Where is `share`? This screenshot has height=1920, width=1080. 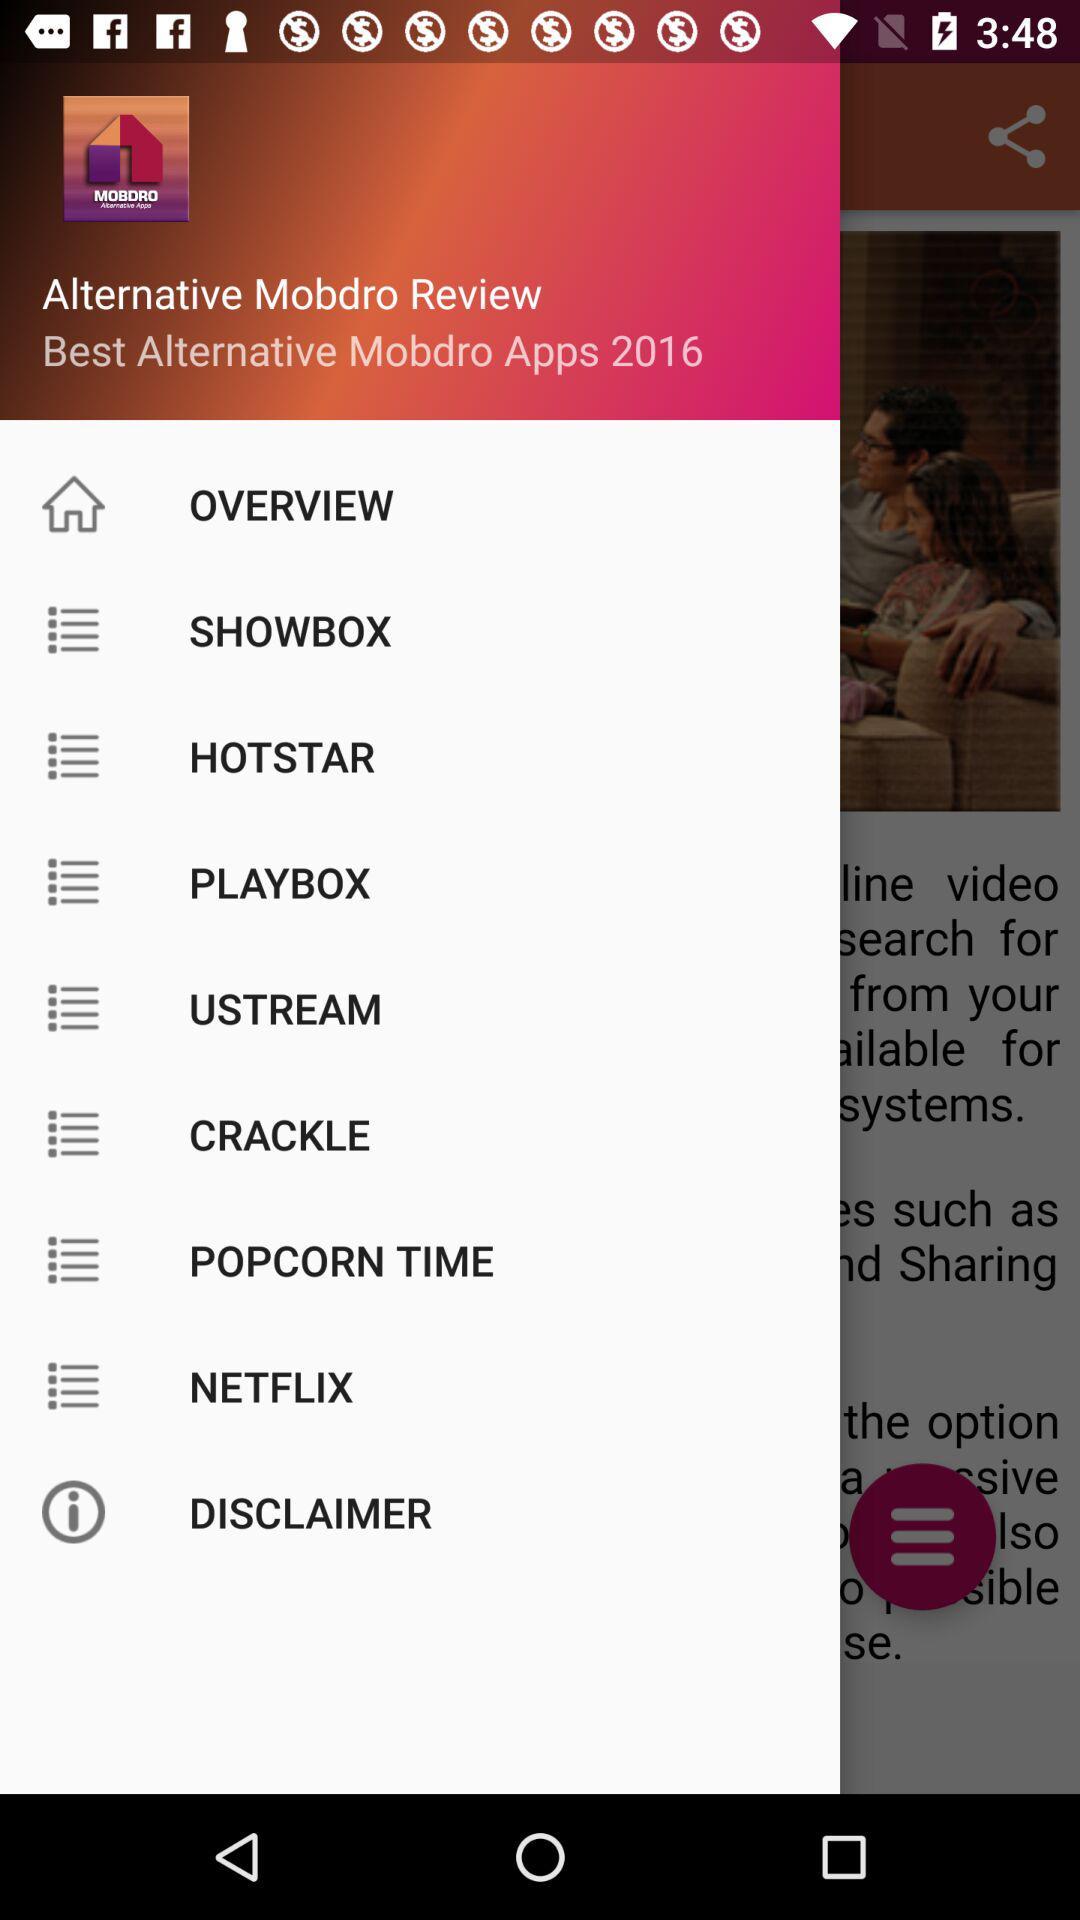
share is located at coordinates (1017, 136).